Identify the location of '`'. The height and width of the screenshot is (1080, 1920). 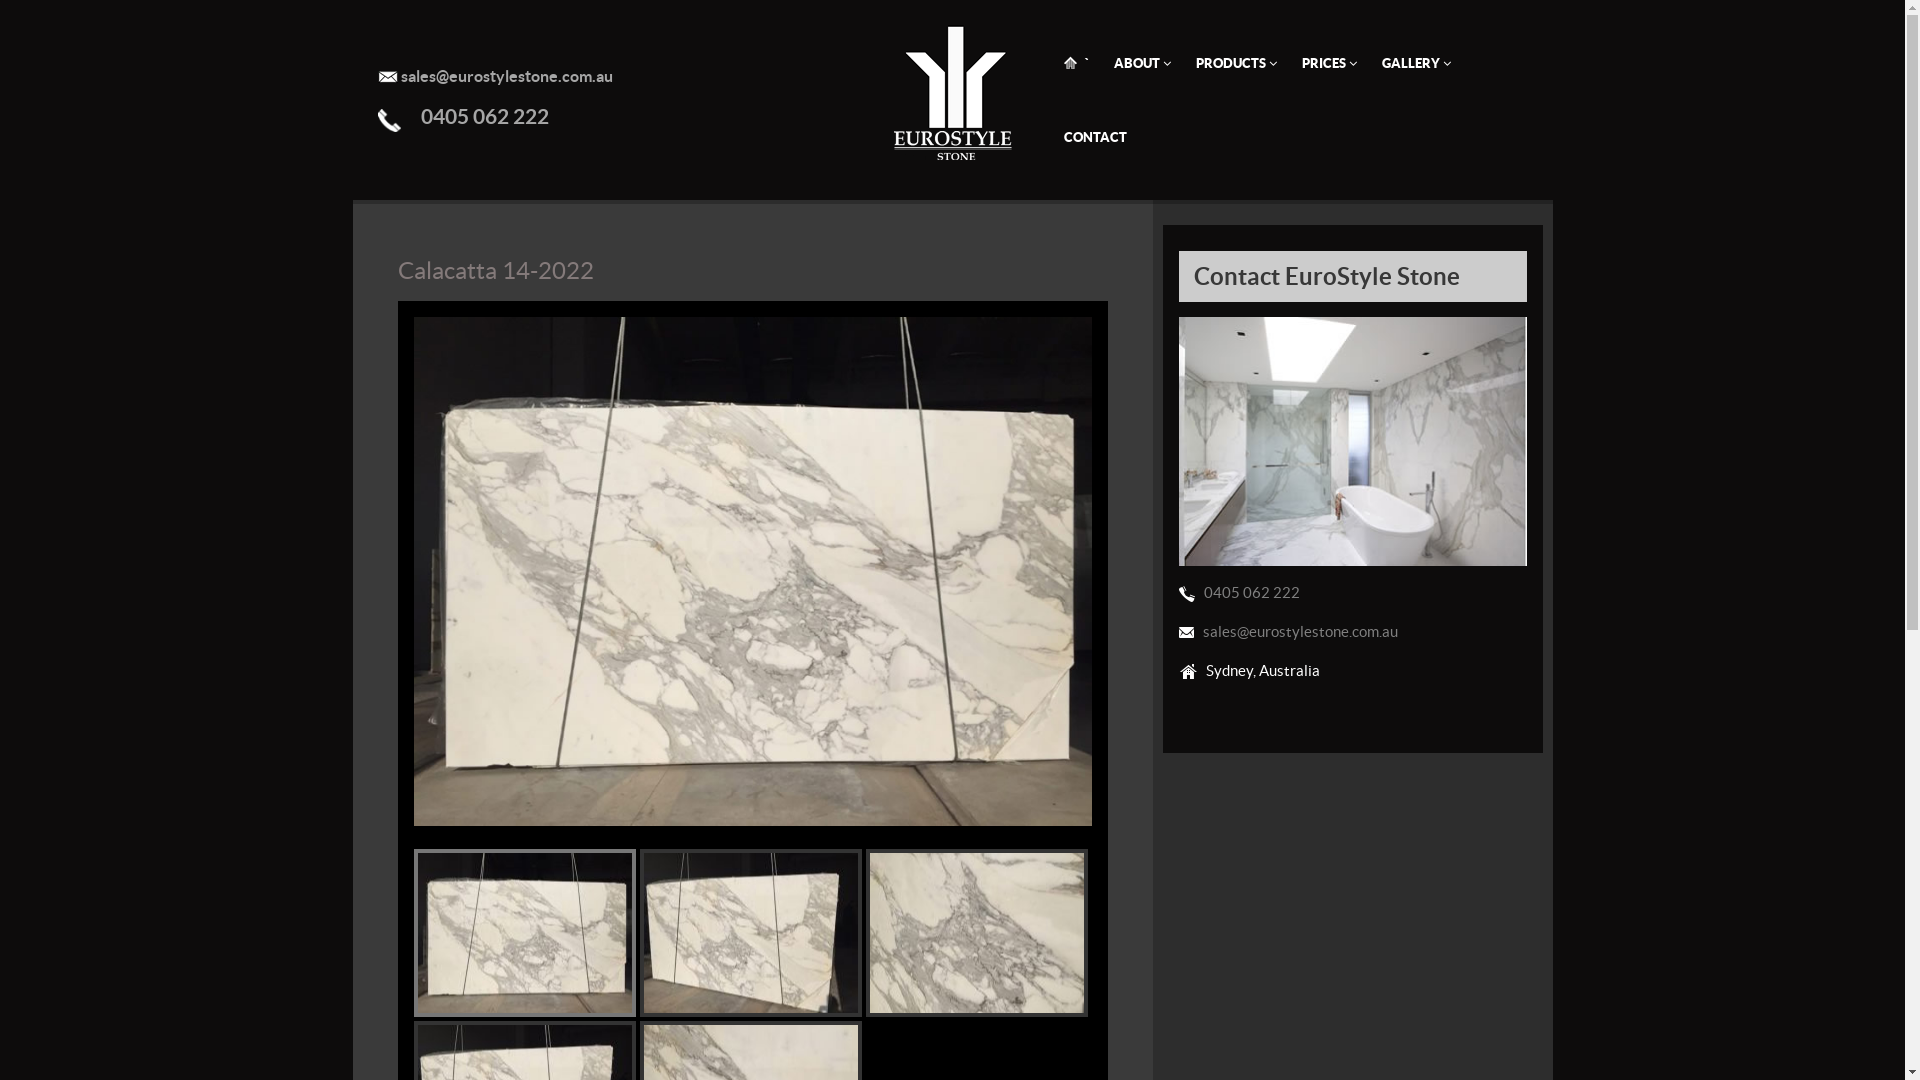
(1075, 62).